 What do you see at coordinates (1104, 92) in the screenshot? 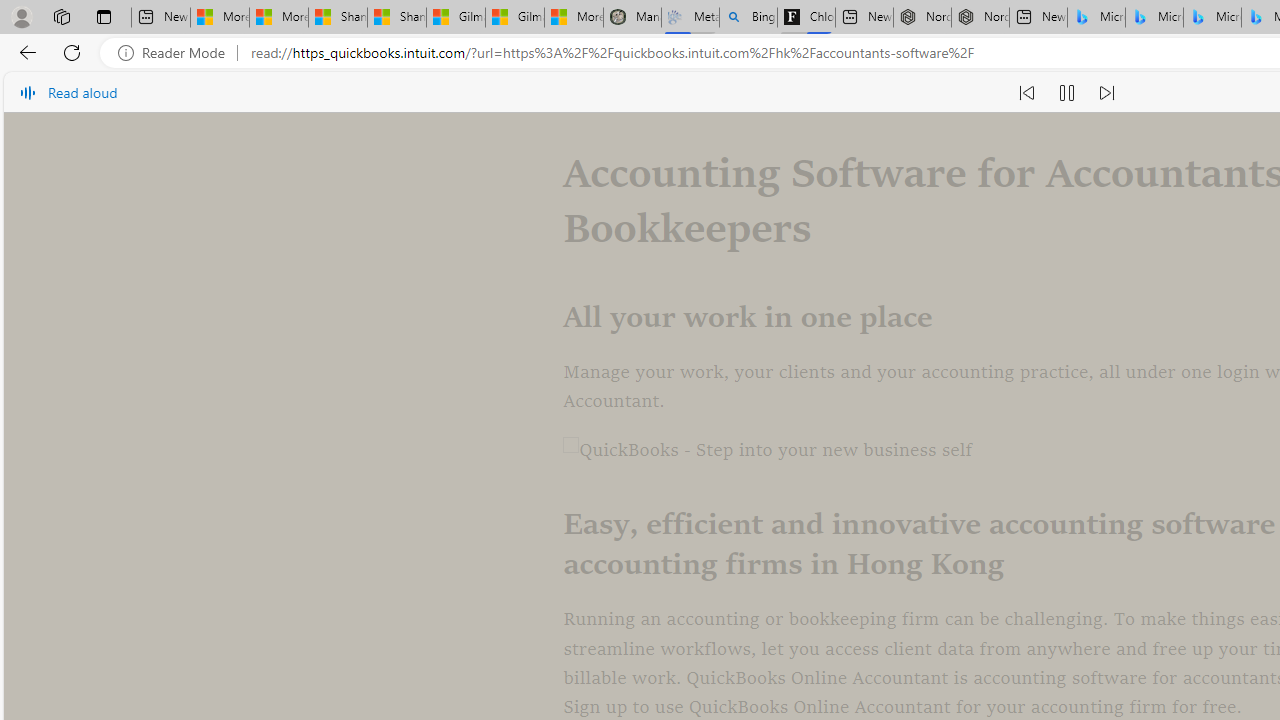
I see `'Read next paragraph'` at bounding box center [1104, 92].